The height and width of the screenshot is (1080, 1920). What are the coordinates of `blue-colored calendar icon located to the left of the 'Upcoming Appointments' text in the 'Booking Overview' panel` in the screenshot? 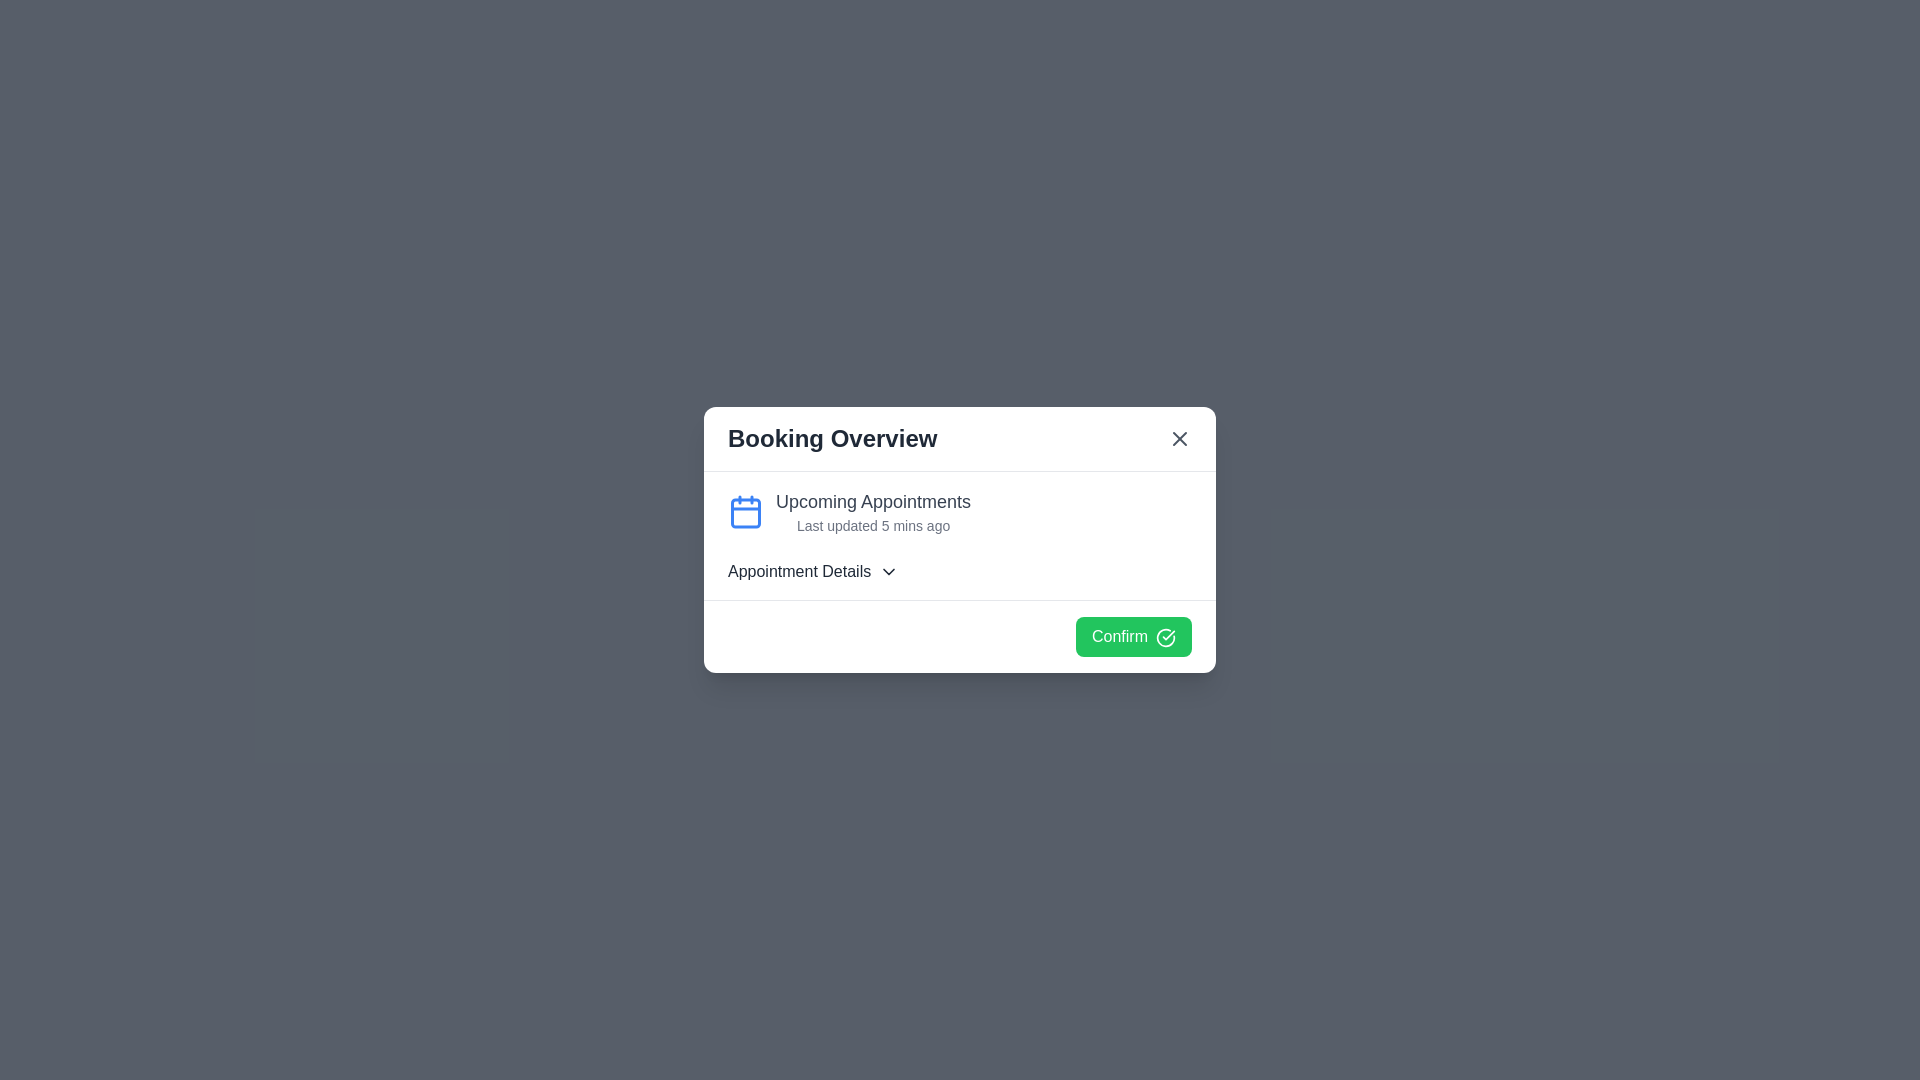 It's located at (744, 511).